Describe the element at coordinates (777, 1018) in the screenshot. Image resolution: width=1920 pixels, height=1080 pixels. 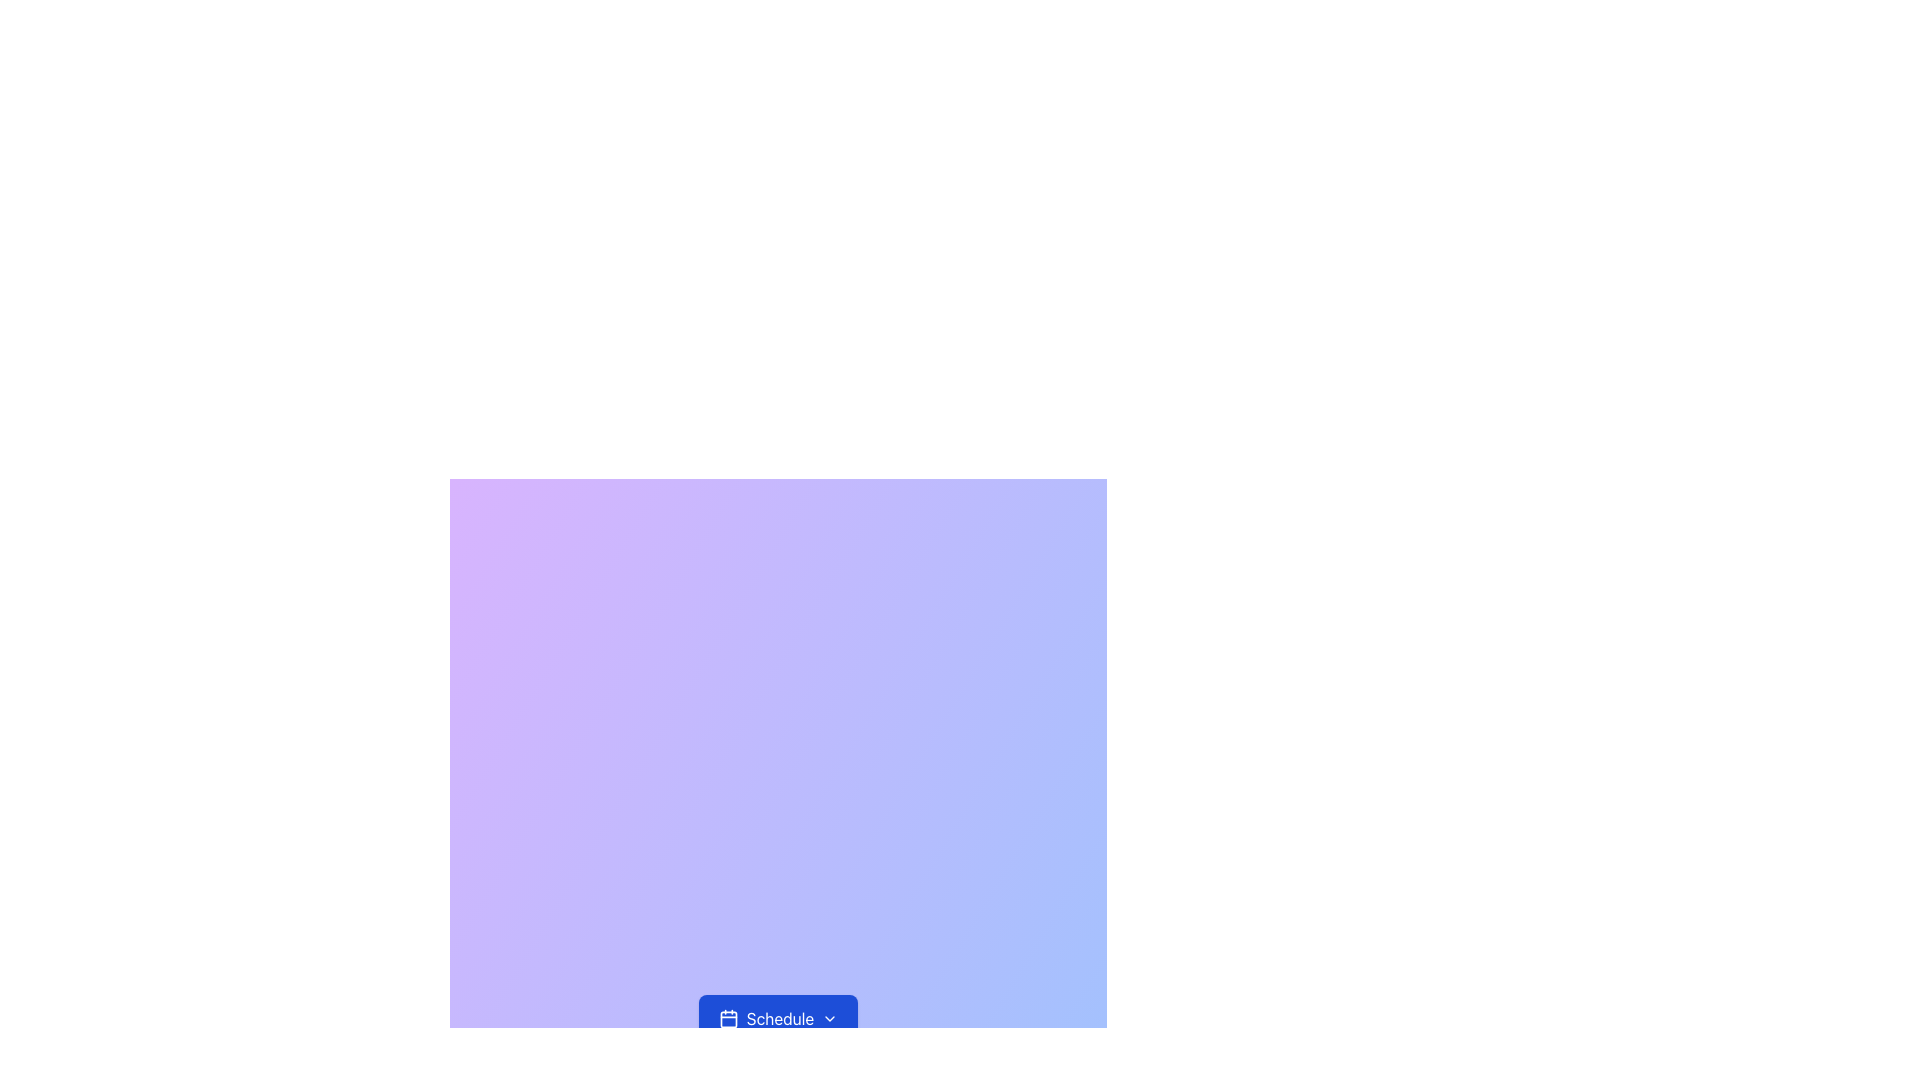
I see `the blue 'Schedule' button located near the bottom of the gradient background` at that location.